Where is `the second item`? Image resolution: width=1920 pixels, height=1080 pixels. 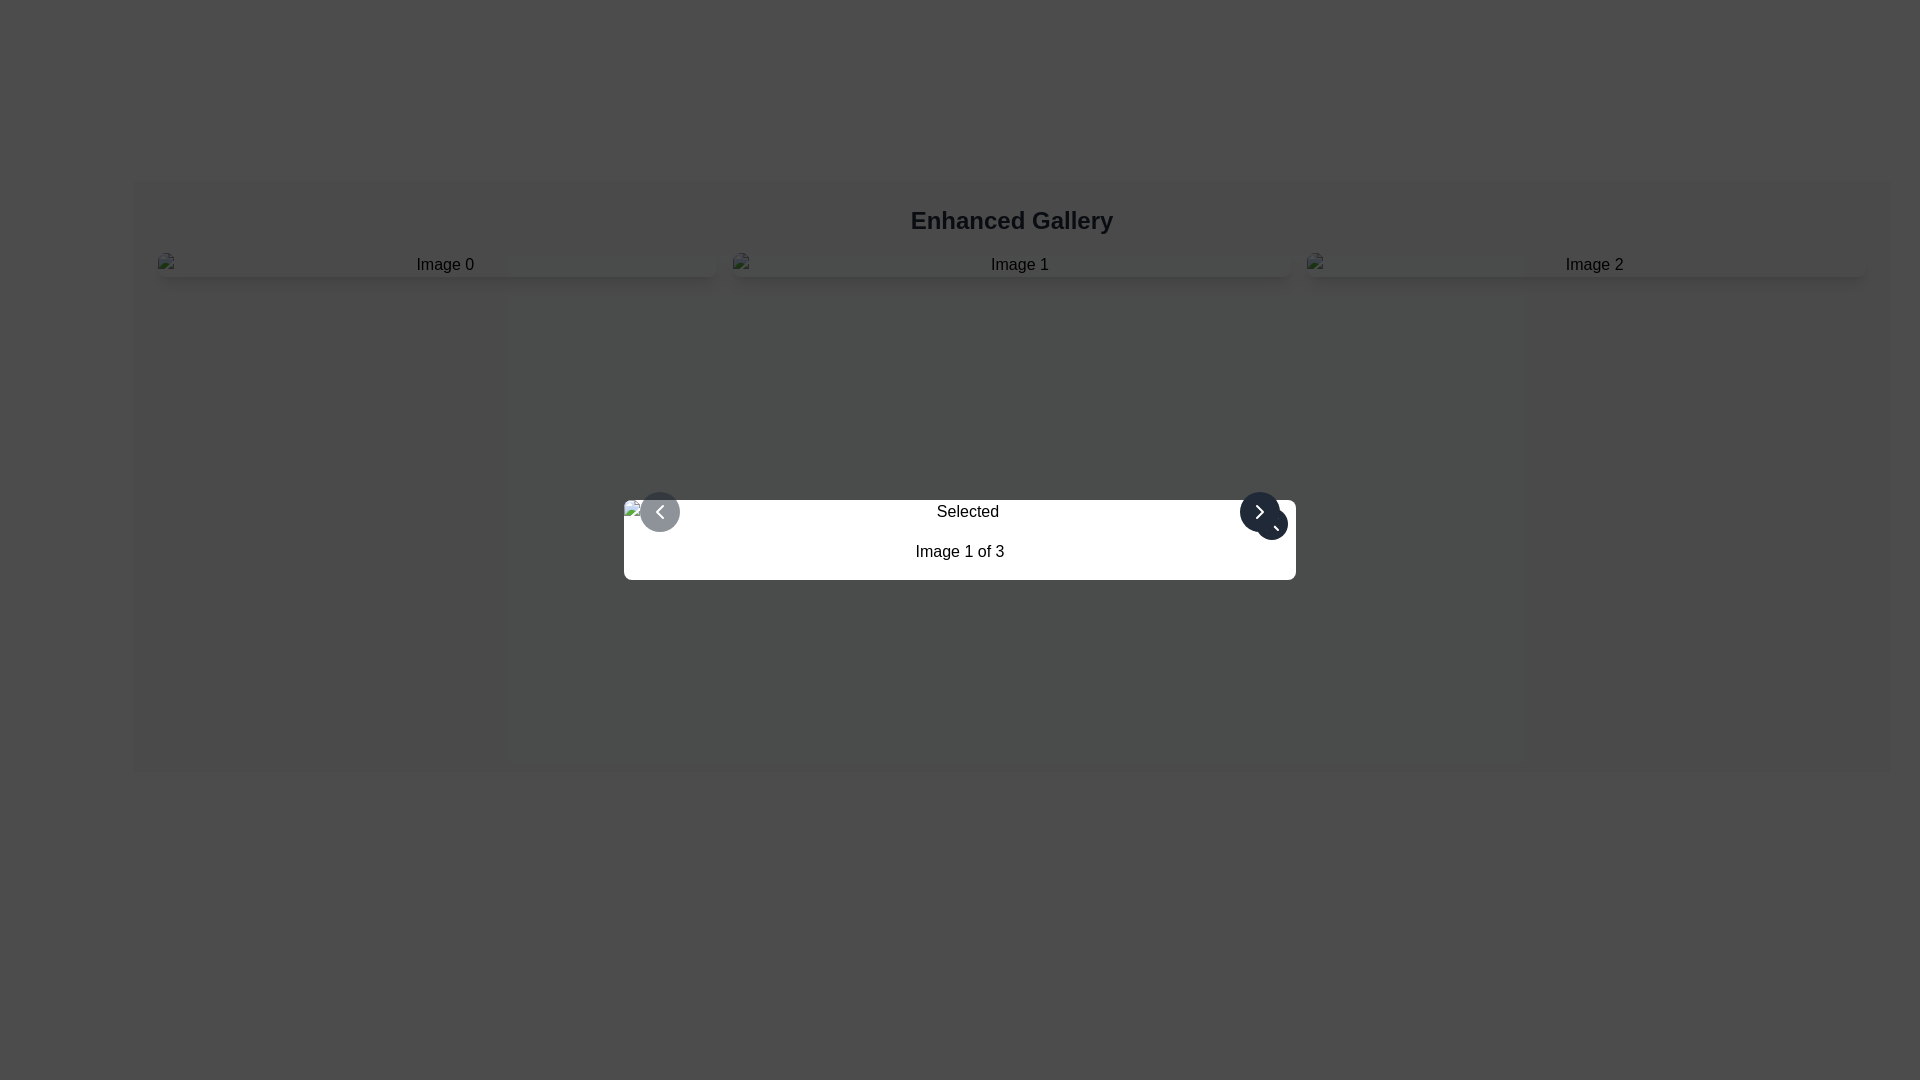
the second item is located at coordinates (1012, 264).